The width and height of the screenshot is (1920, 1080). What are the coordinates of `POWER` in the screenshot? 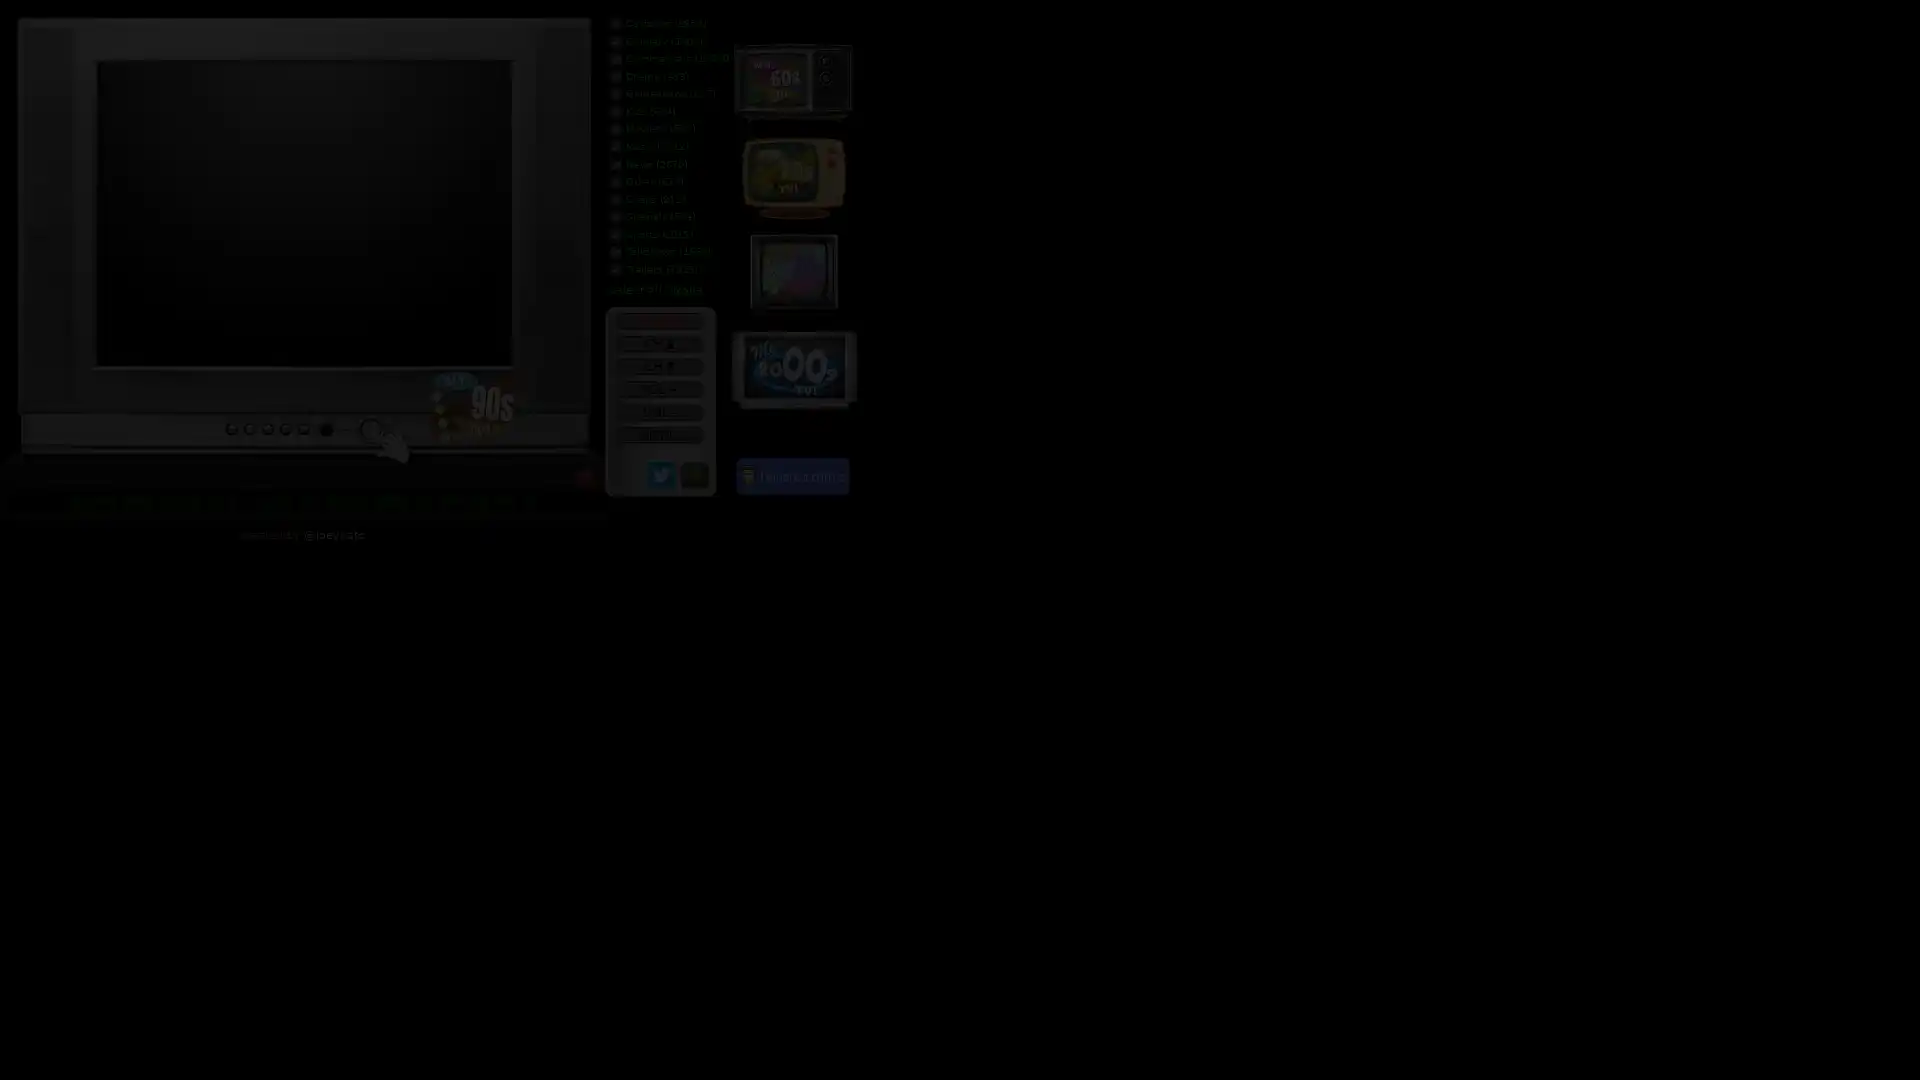 It's located at (658, 319).